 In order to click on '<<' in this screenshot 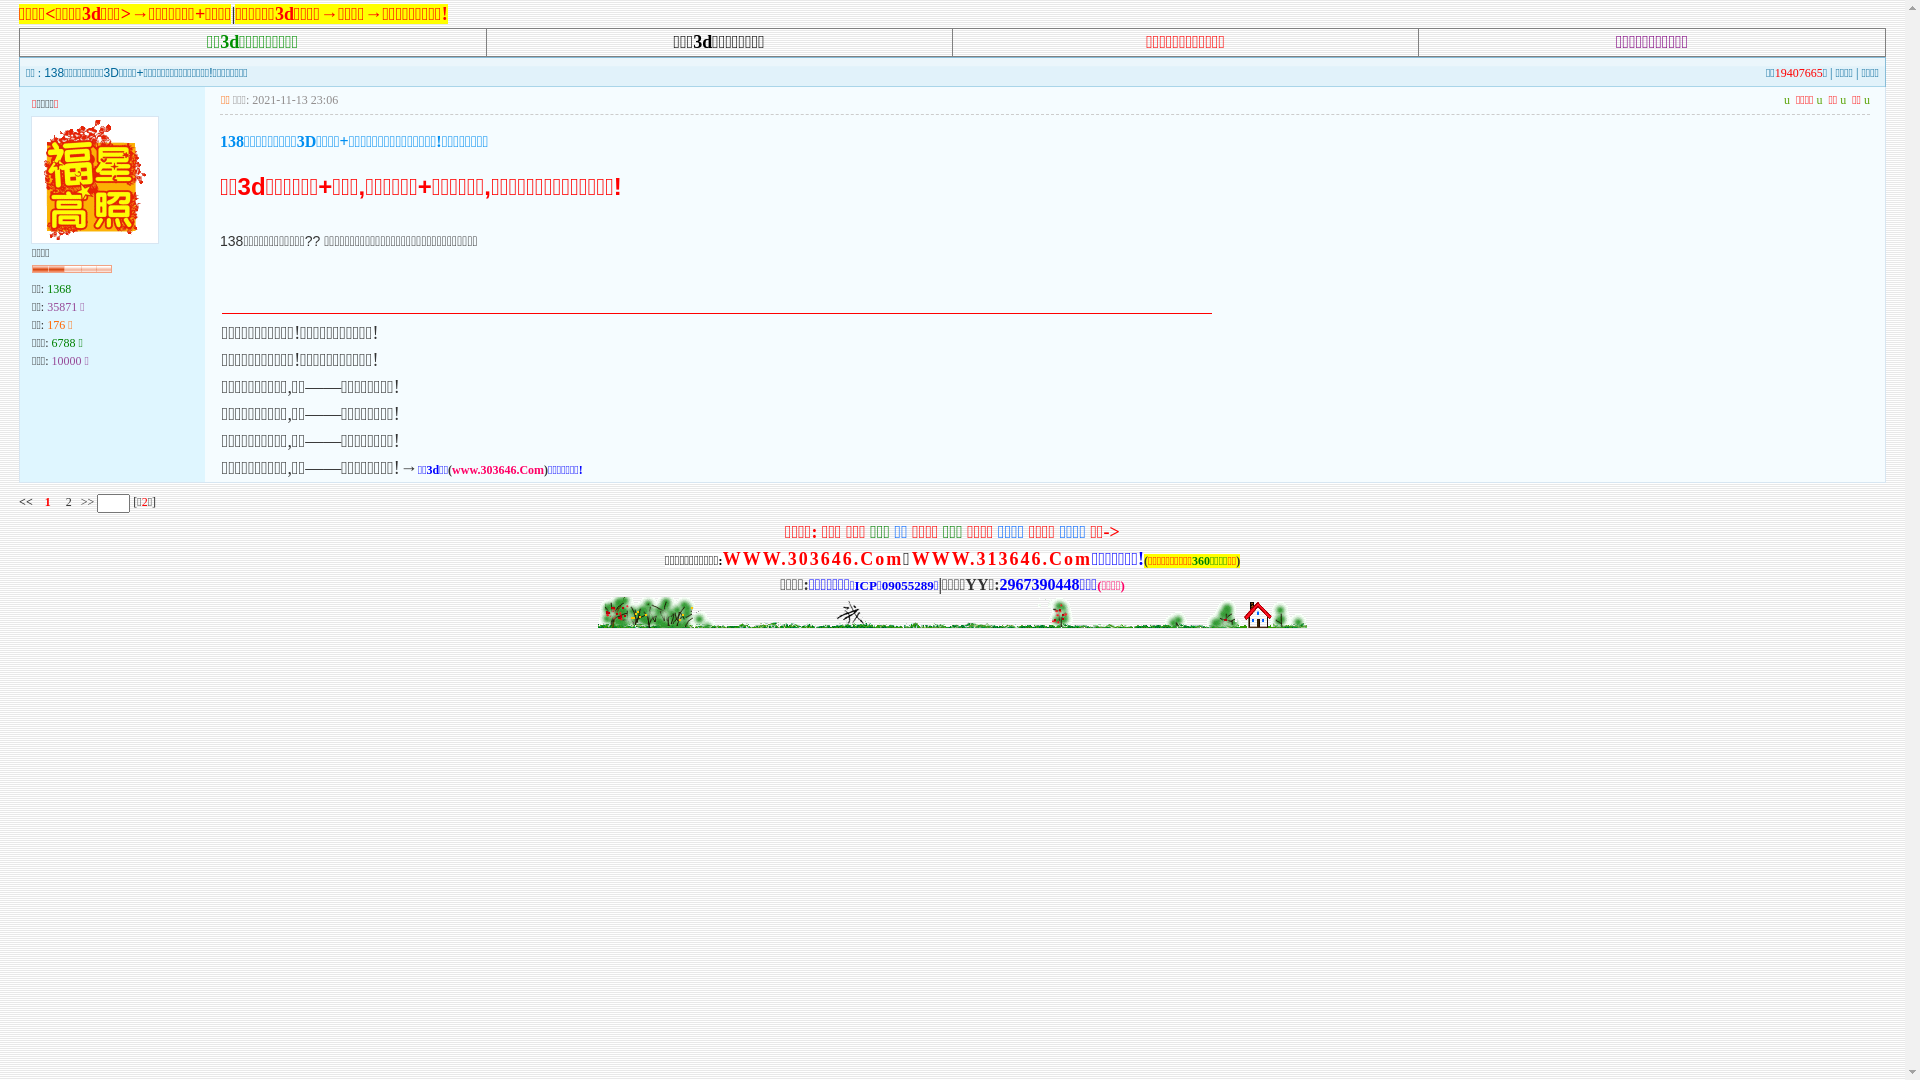, I will do `click(25, 500)`.